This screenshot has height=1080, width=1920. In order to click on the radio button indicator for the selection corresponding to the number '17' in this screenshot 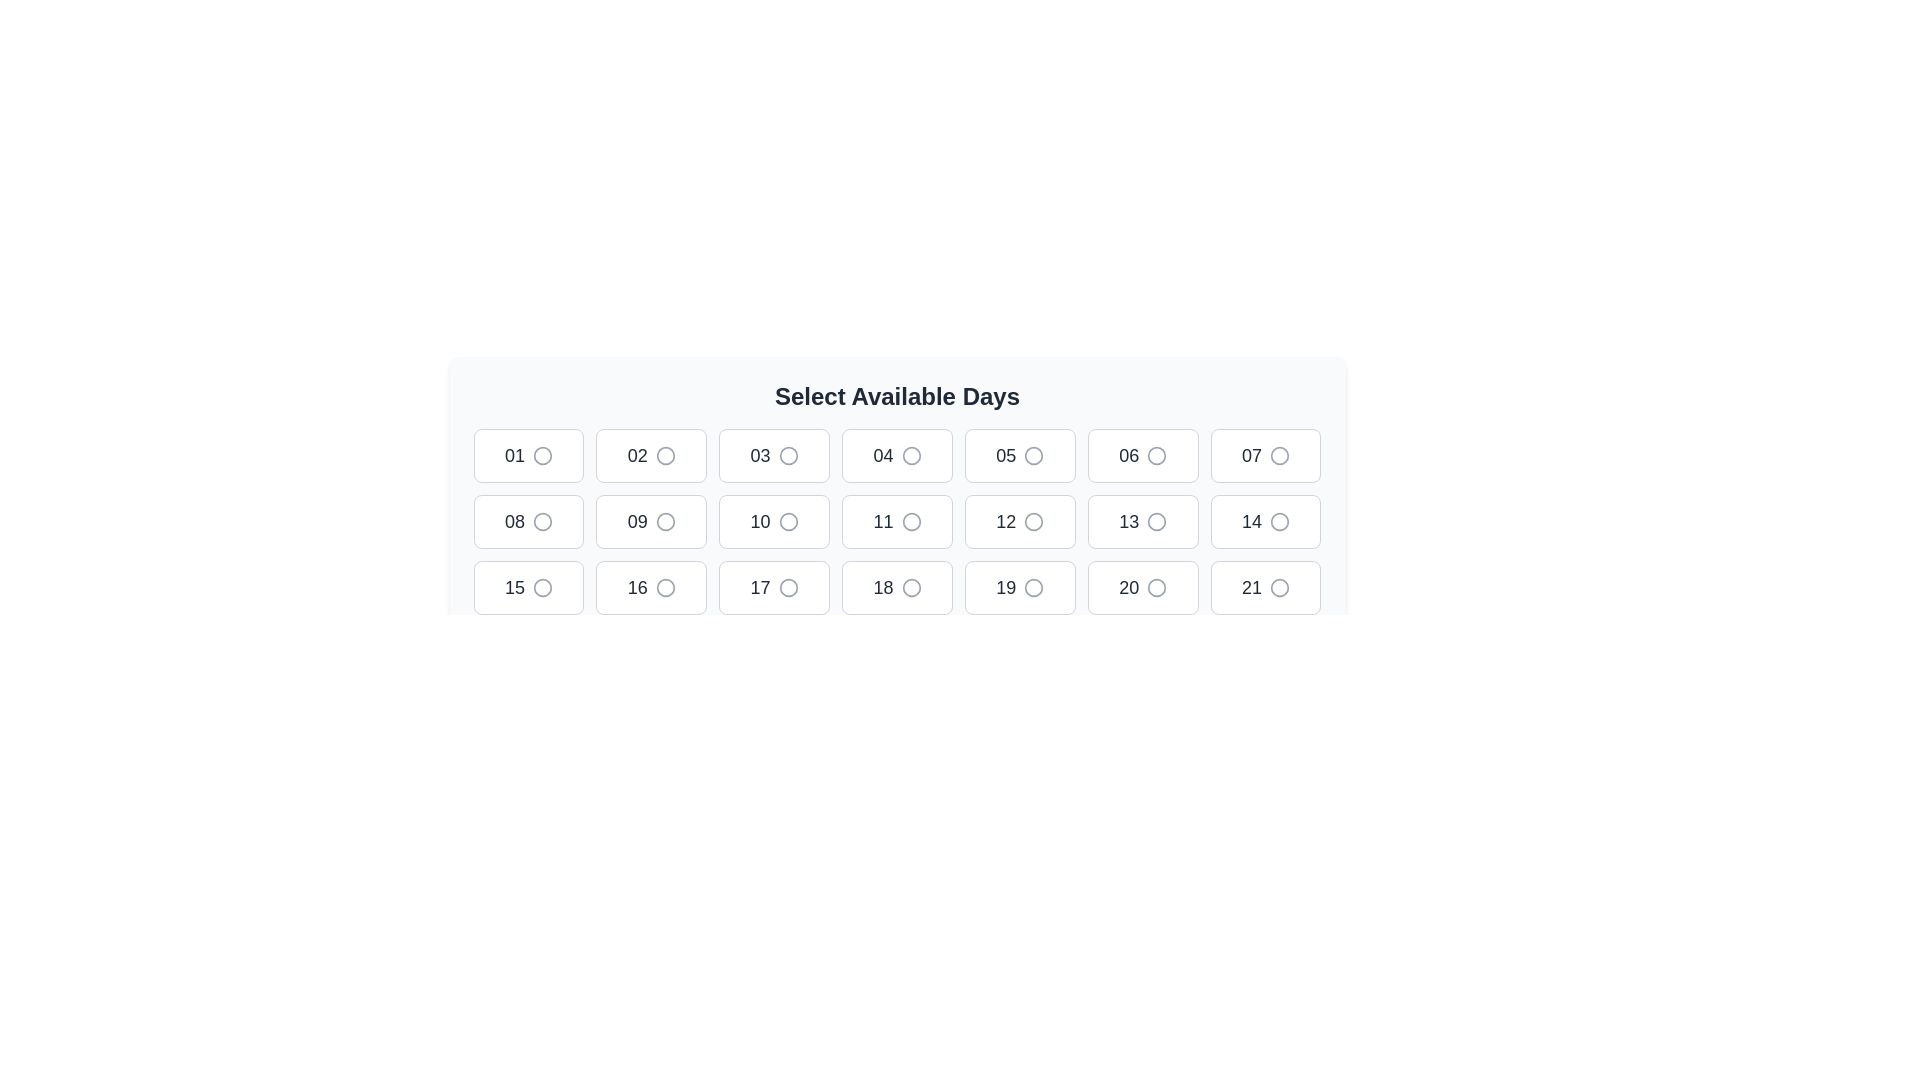, I will do `click(787, 586)`.